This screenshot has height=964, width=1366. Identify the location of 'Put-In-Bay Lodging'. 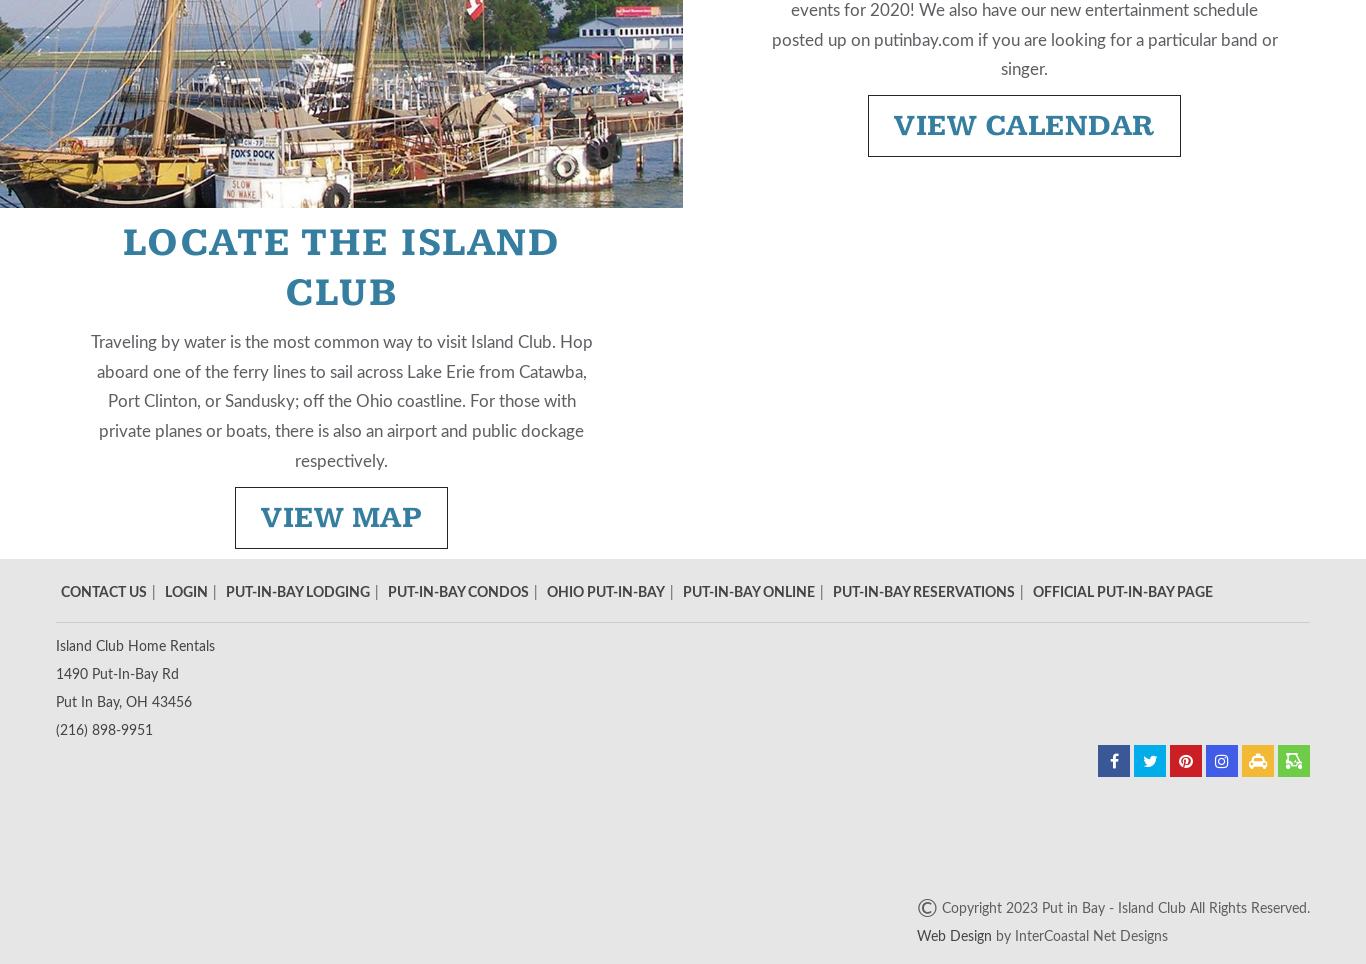
(224, 590).